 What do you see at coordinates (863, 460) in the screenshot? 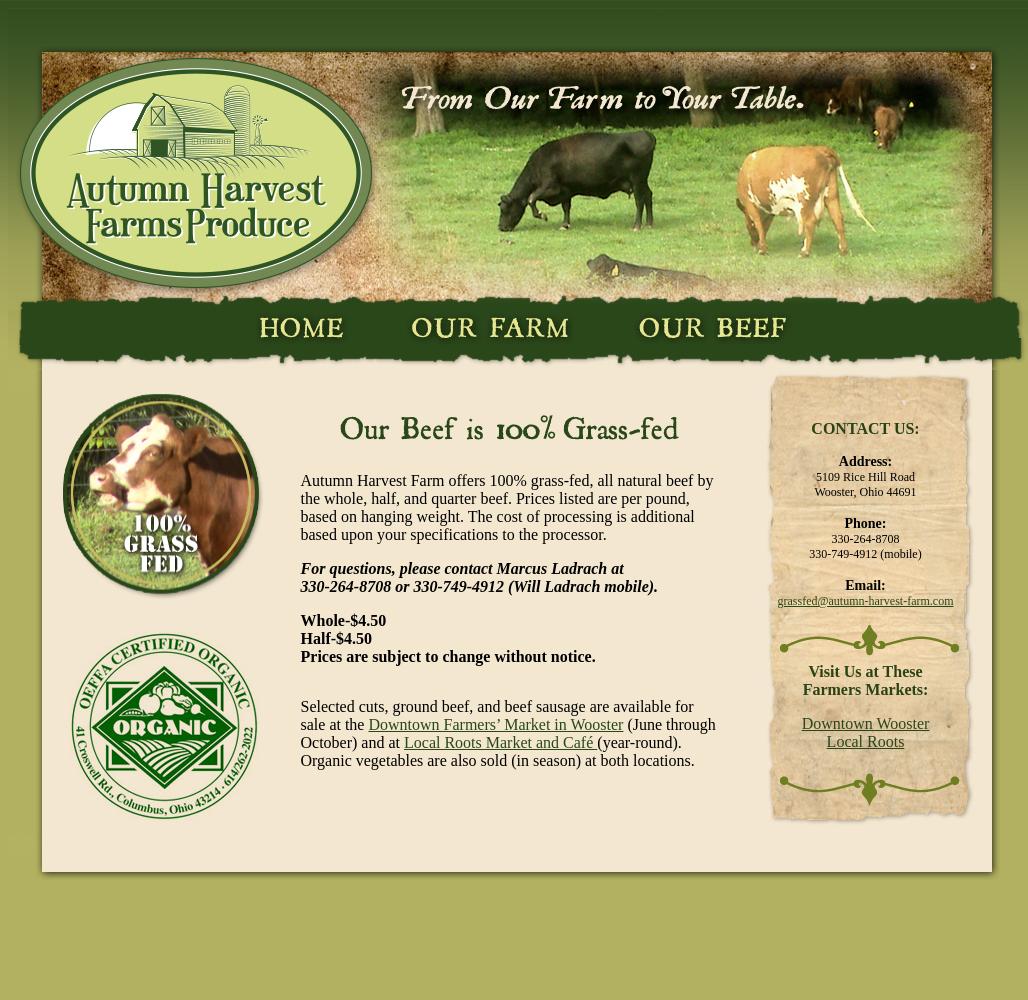
I see `'Address:'` at bounding box center [863, 460].